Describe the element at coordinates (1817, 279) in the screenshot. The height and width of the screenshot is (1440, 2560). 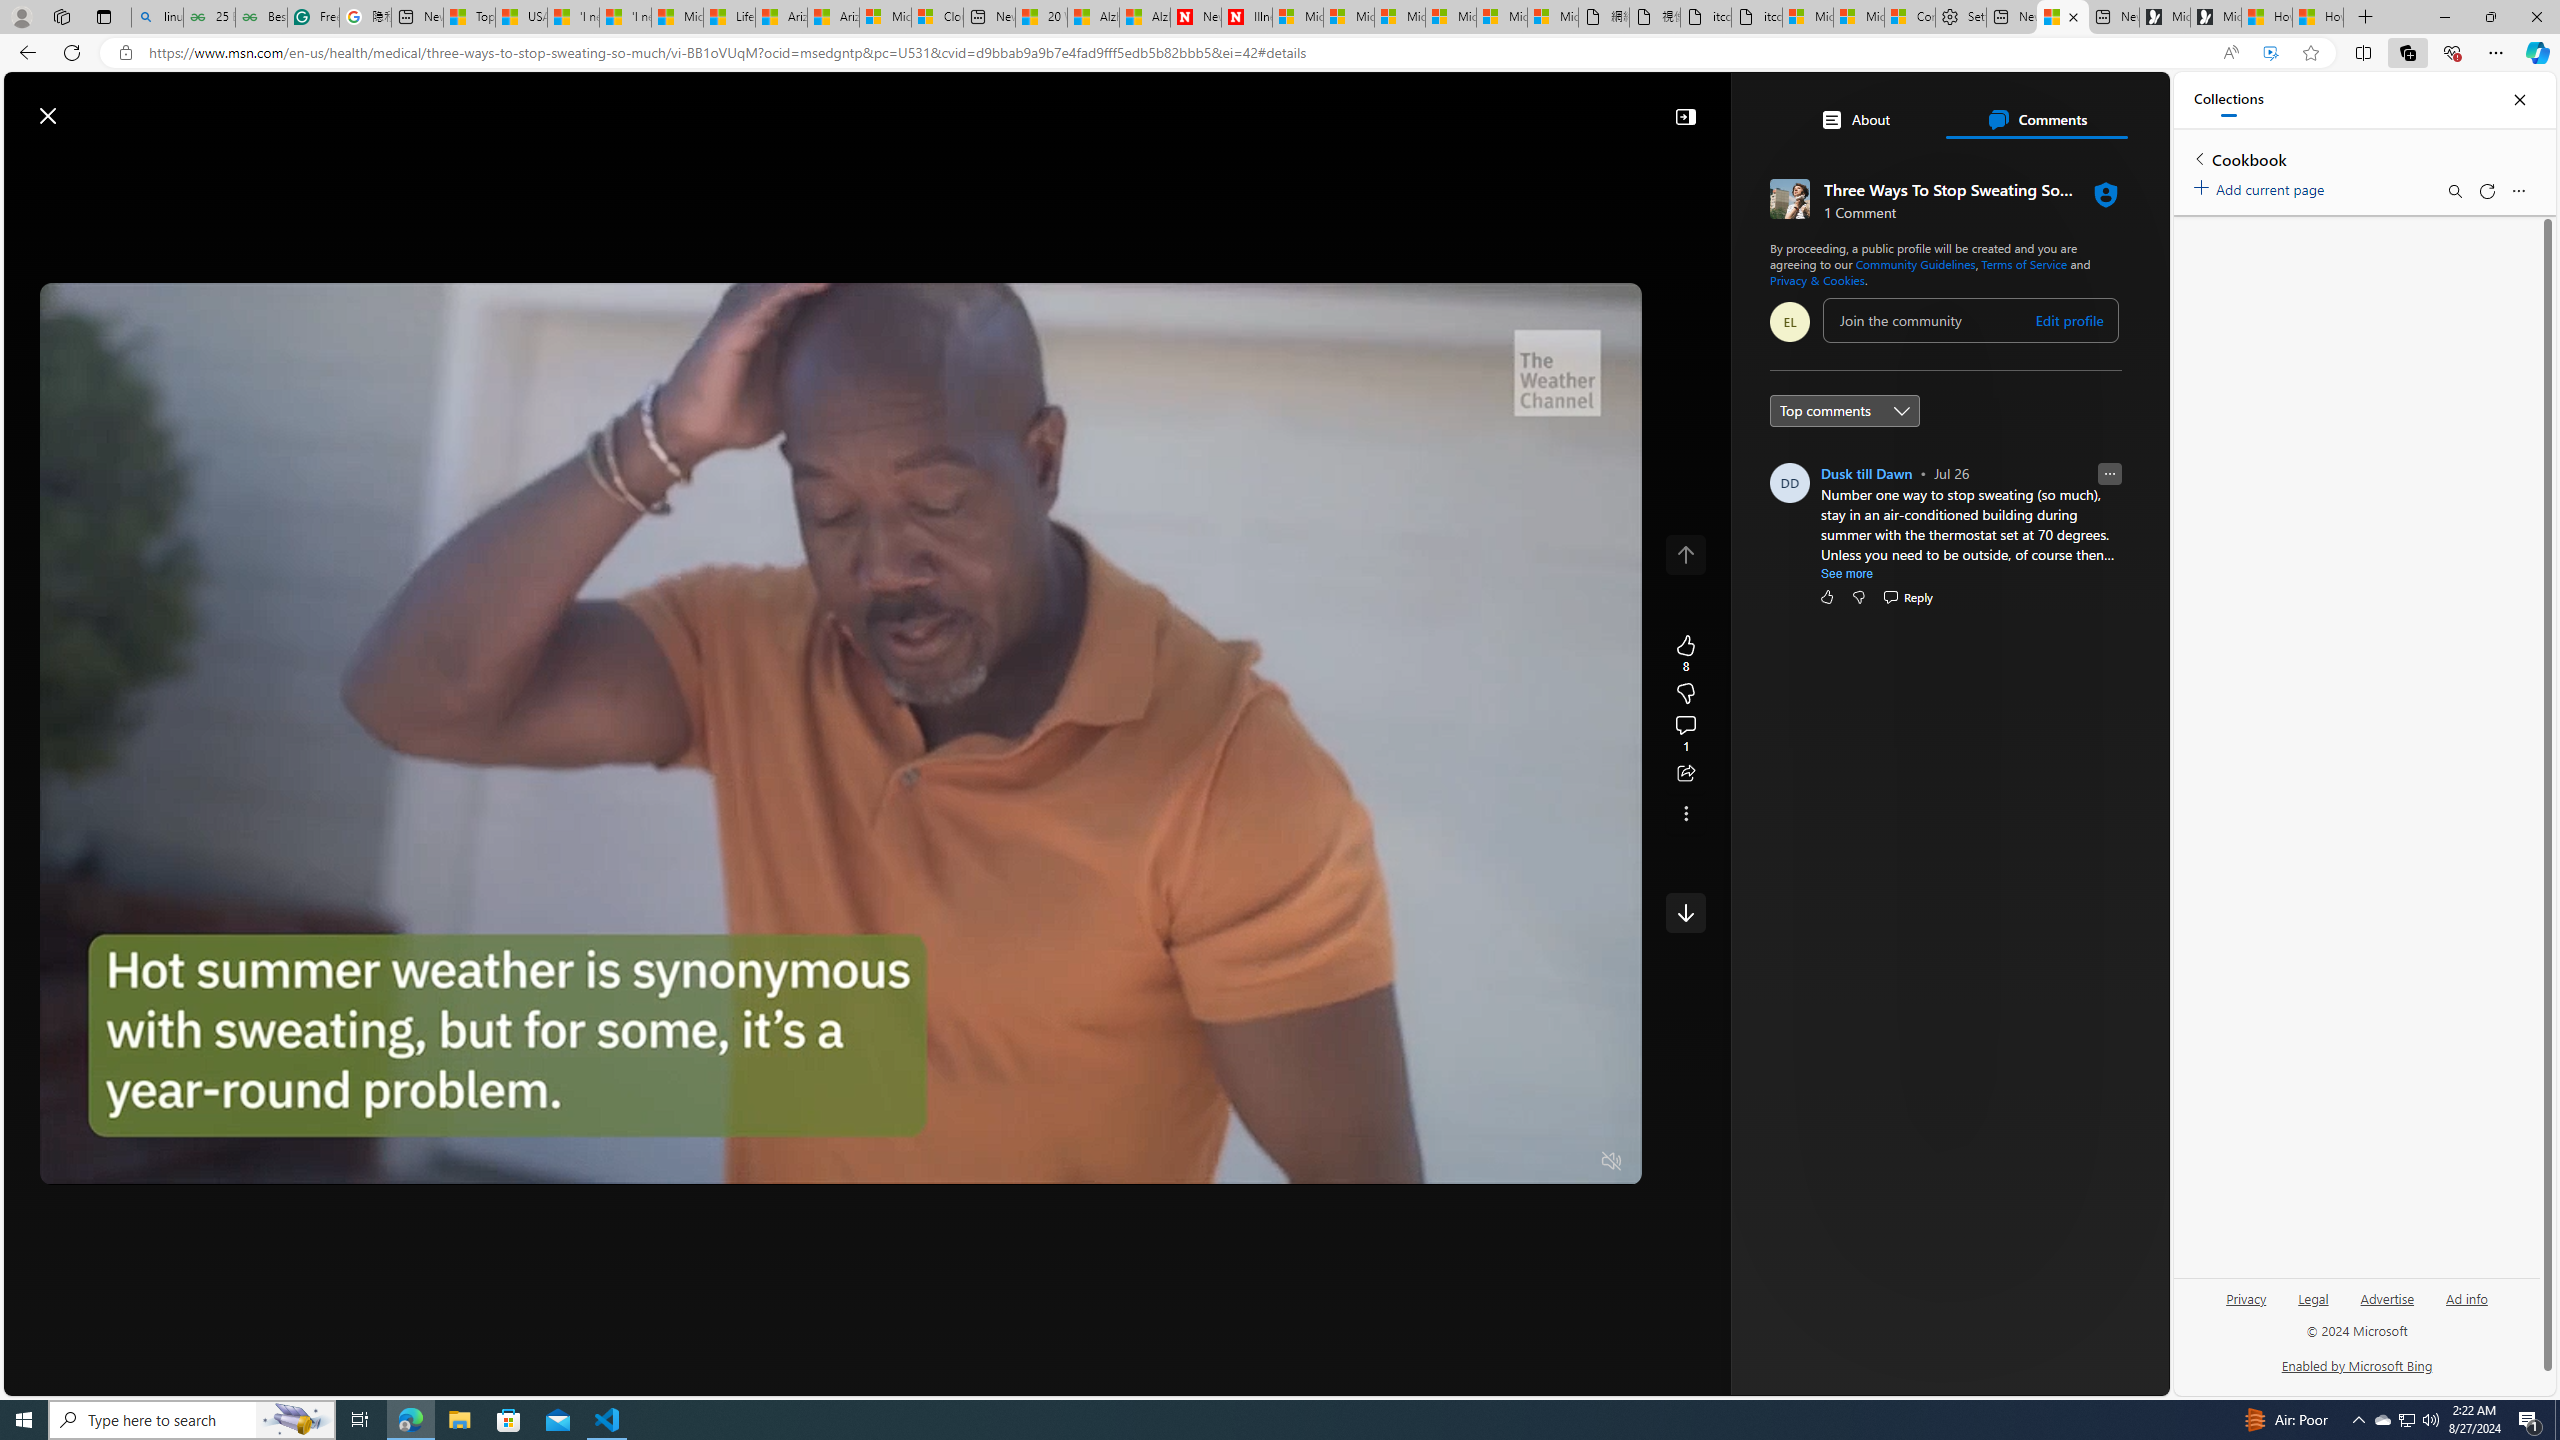
I see `'Privacy & Cookies'` at that location.